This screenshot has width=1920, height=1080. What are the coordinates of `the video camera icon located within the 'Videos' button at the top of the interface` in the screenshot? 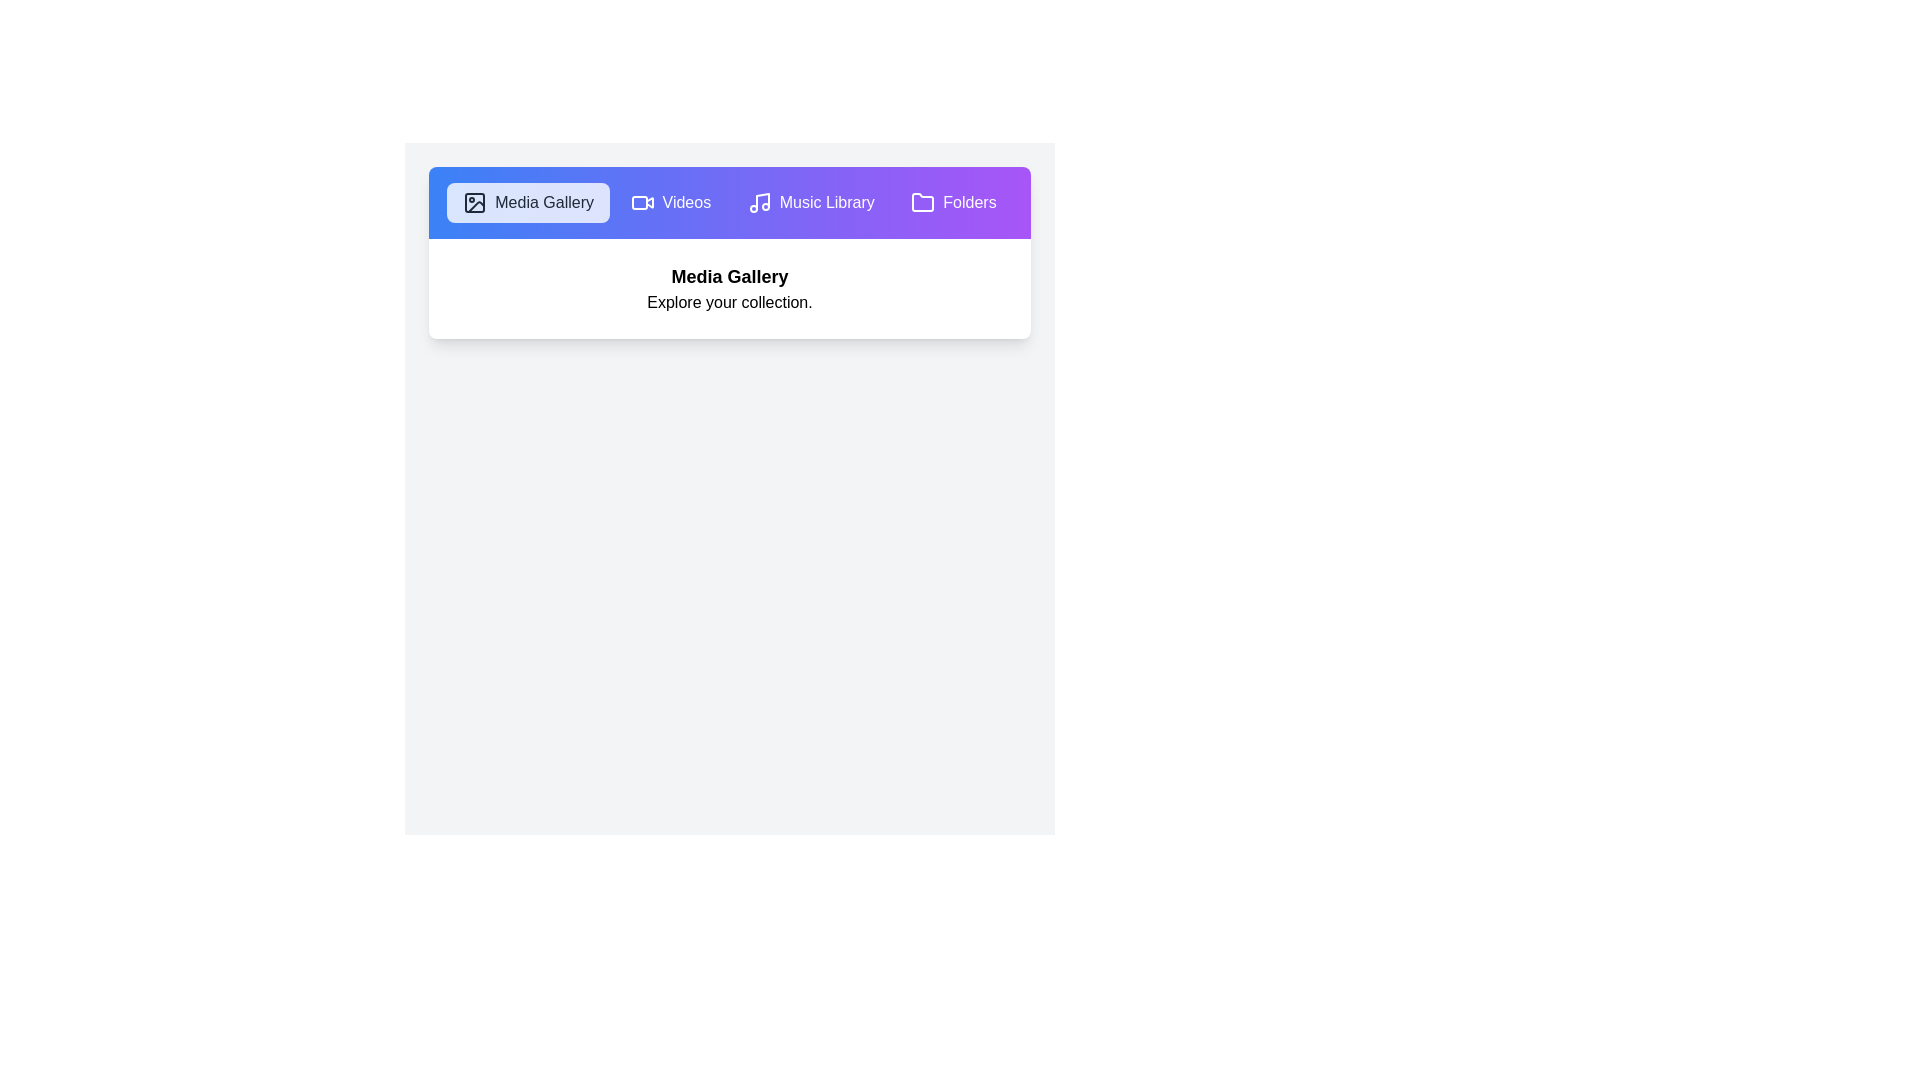 It's located at (642, 203).